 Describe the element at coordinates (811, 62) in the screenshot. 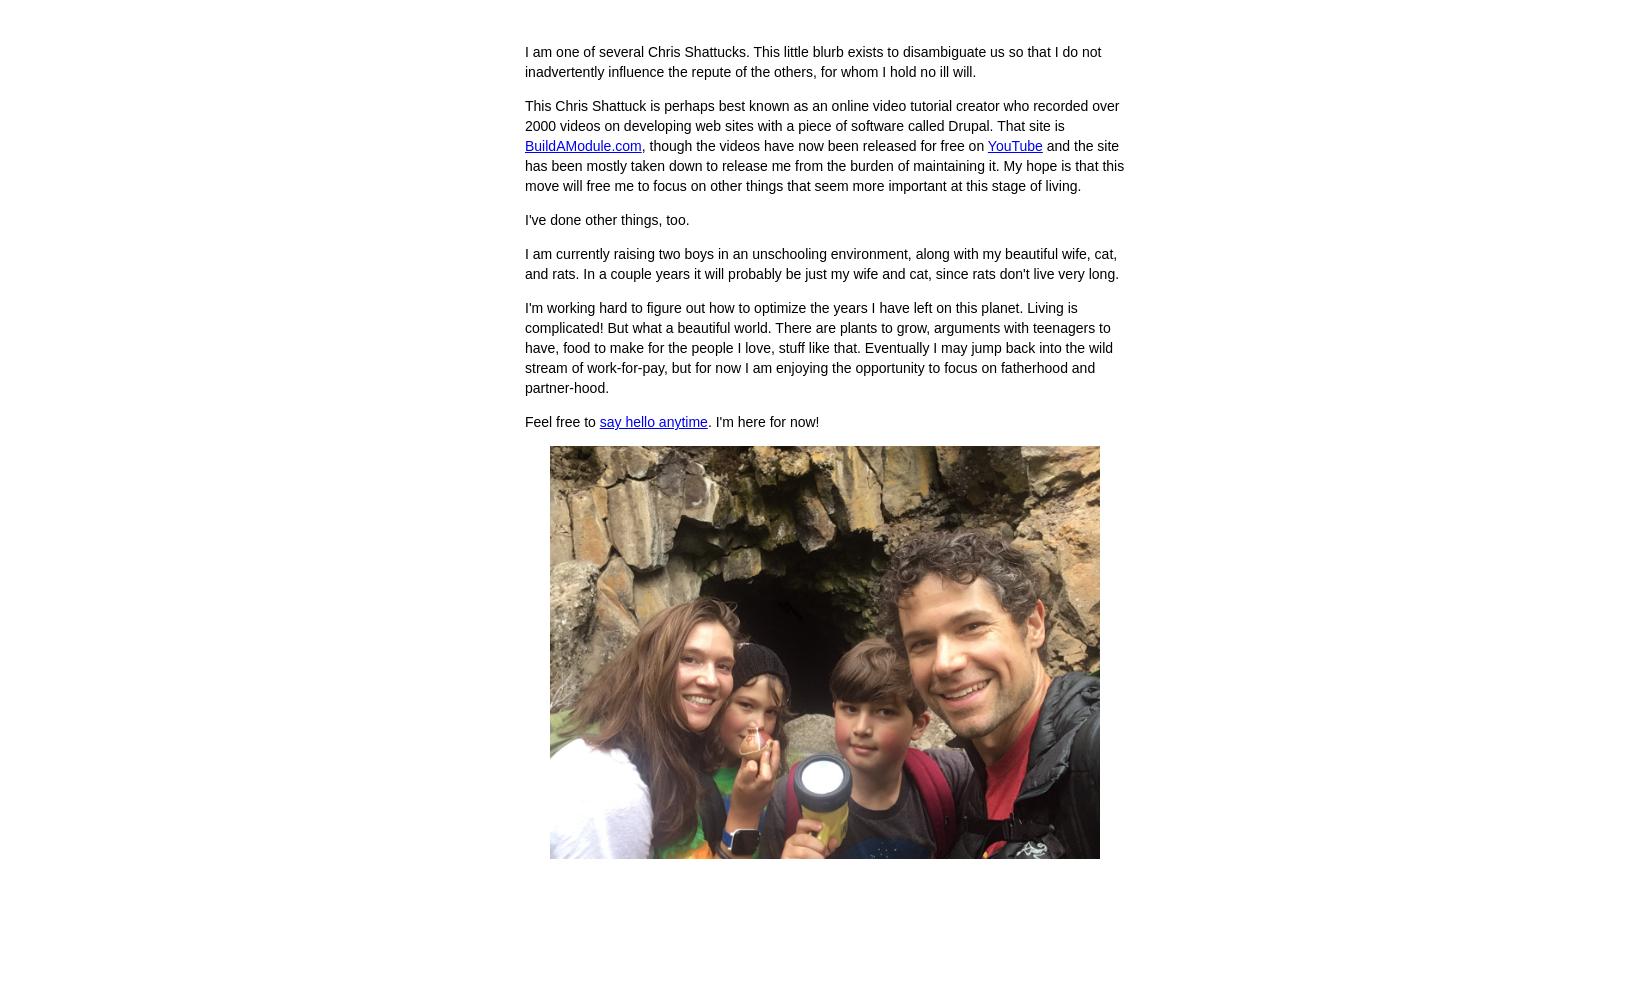

I see `'I am one of several Chris Shattucks. This little blurb exists to disambiguate us so that I do not inadvertently influence the repute of the others, for whom I hold no ill will.'` at that location.